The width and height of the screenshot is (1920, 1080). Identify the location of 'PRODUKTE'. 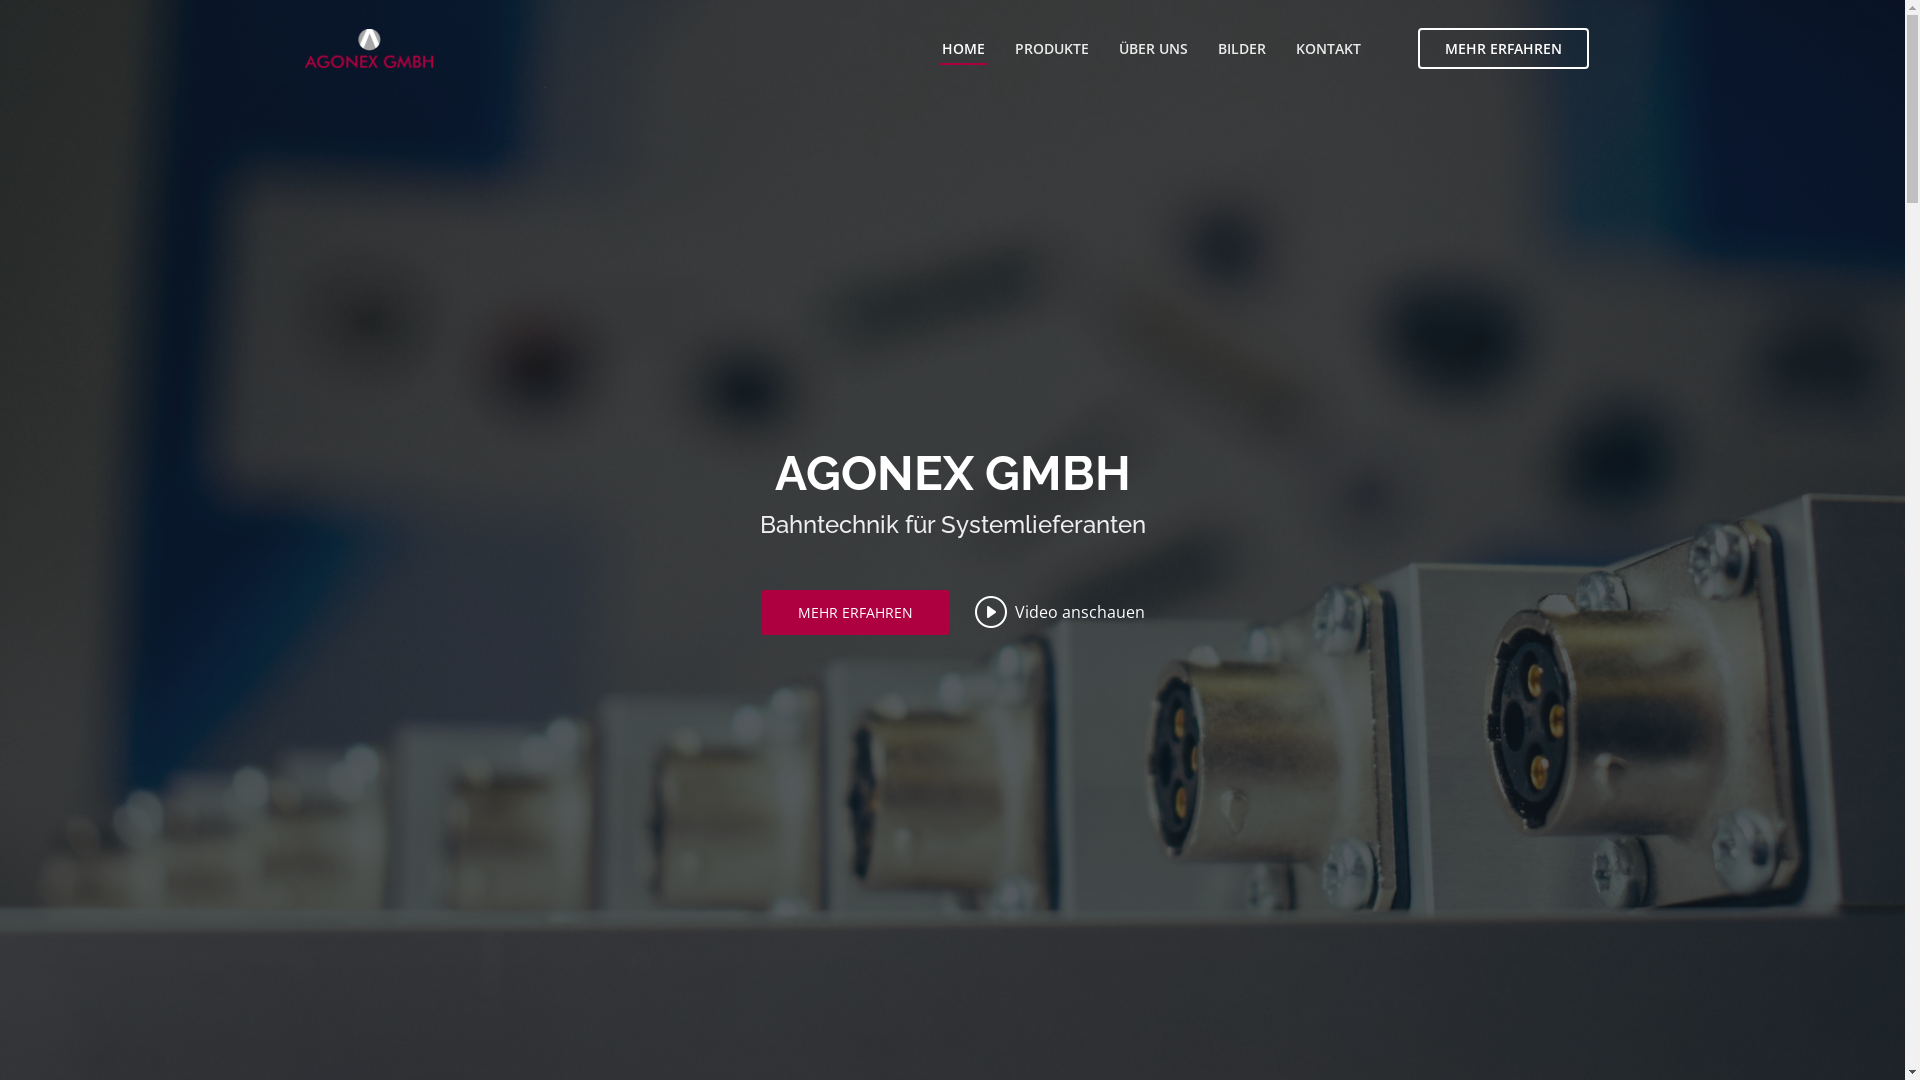
(1050, 47).